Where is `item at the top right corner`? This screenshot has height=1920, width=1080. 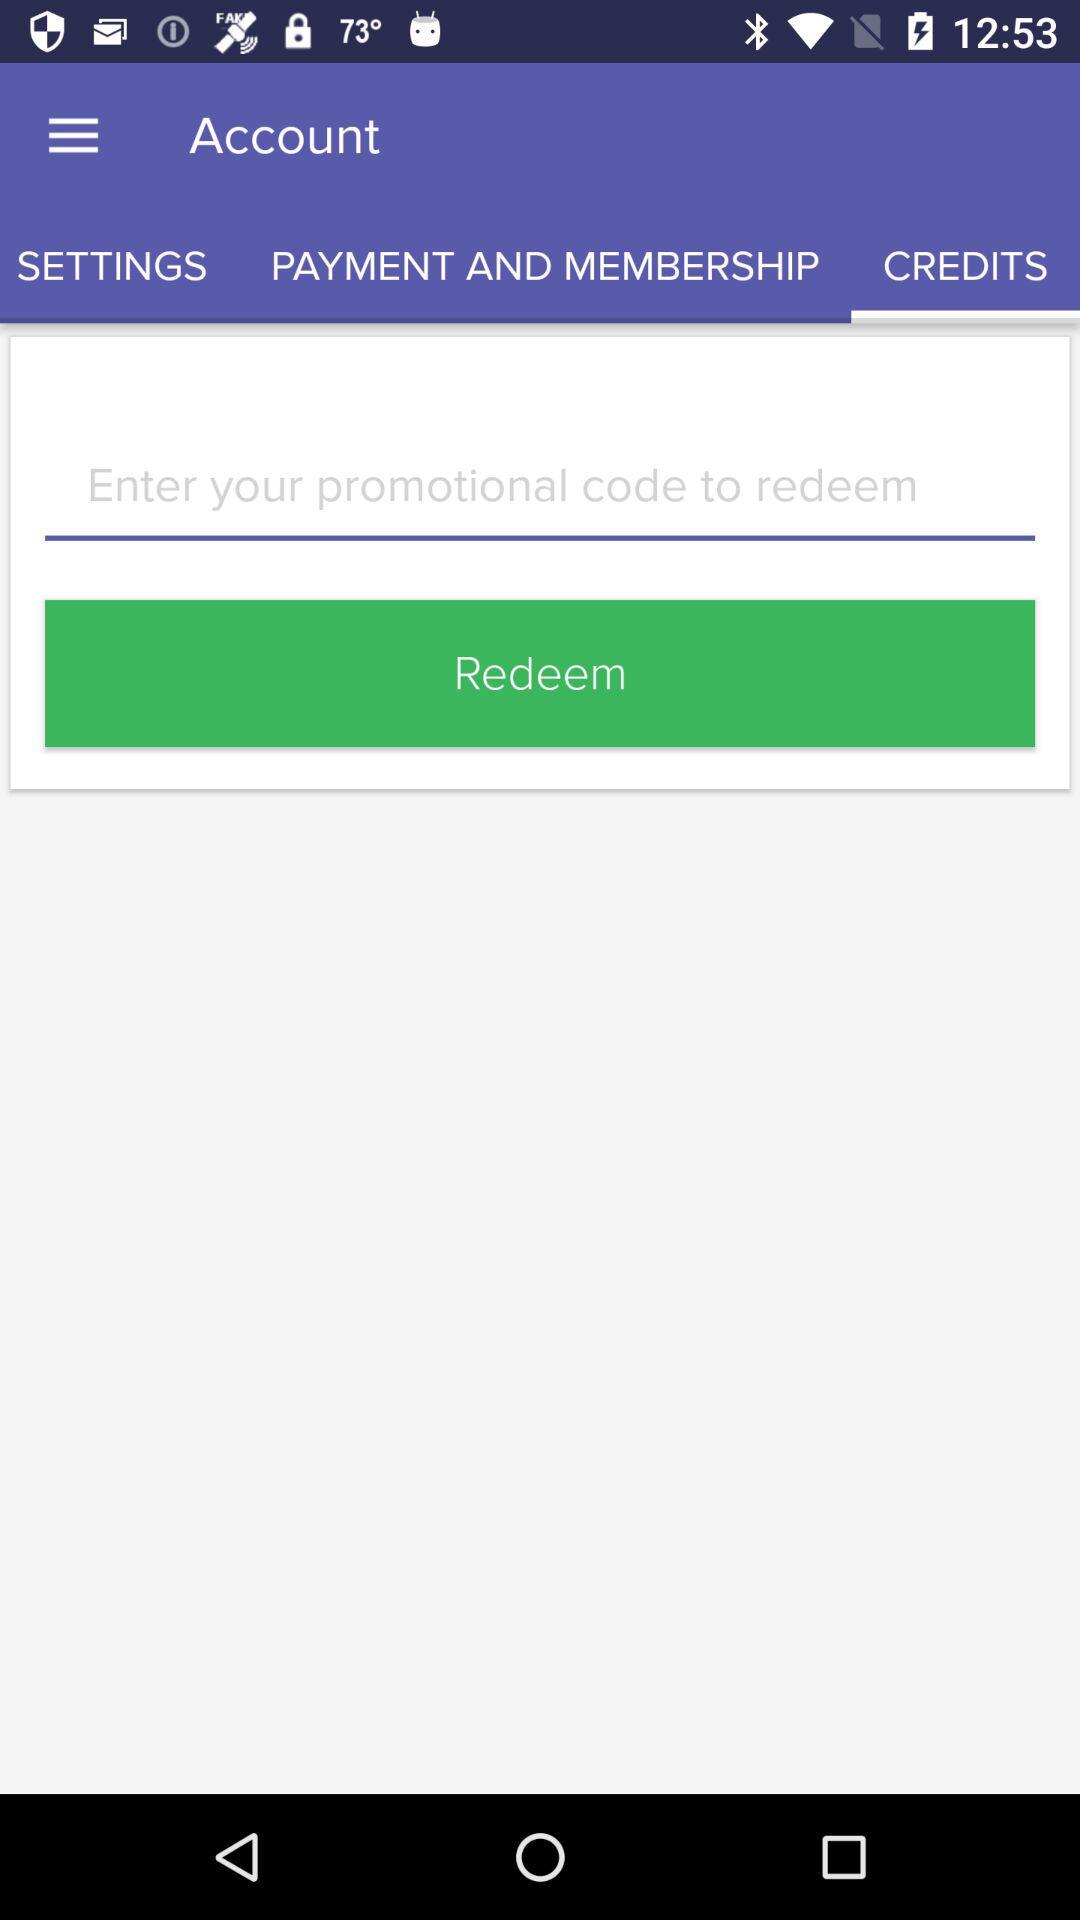
item at the top right corner is located at coordinates (964, 265).